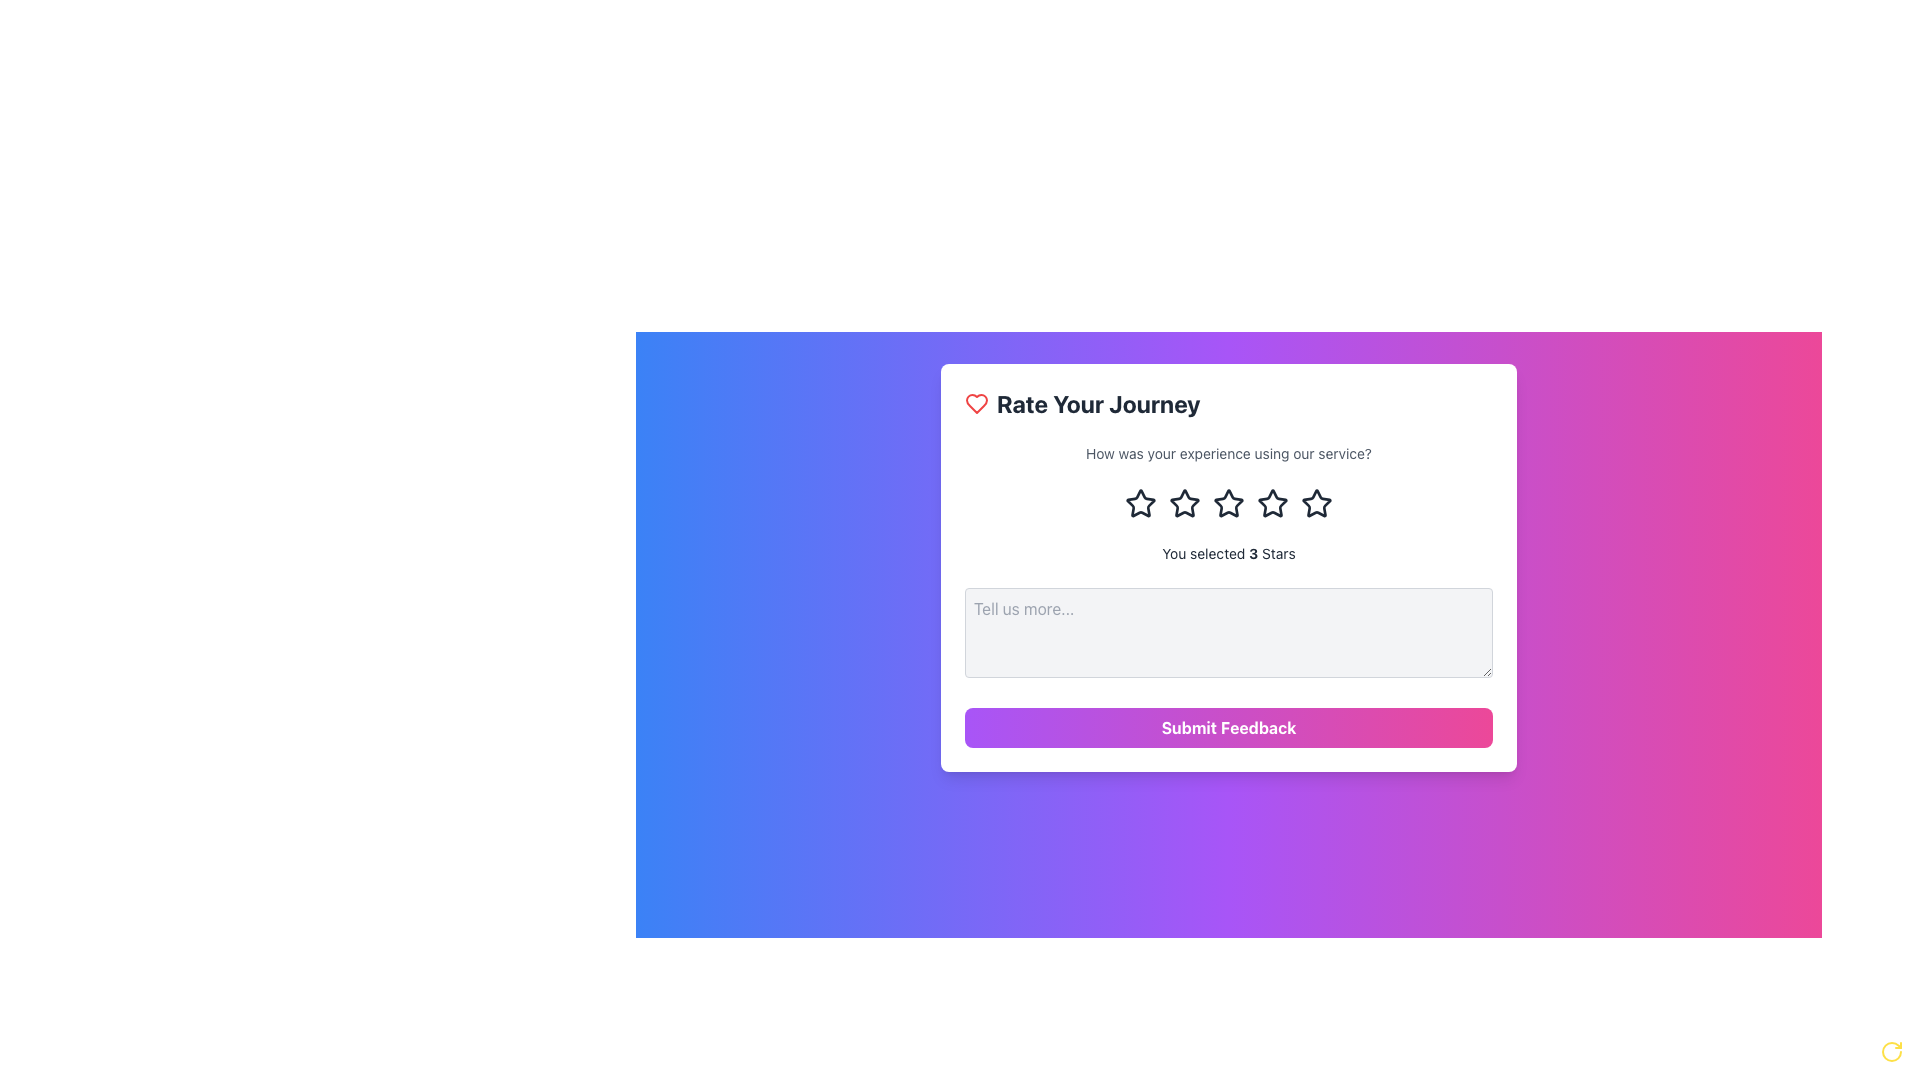 This screenshot has height=1080, width=1920. Describe the element at coordinates (1227, 454) in the screenshot. I see `the text label providing a prompt for users to evaluate their experience with the service, located beneath the heading 'Rate Your Journey' and above the star rating icons` at that location.